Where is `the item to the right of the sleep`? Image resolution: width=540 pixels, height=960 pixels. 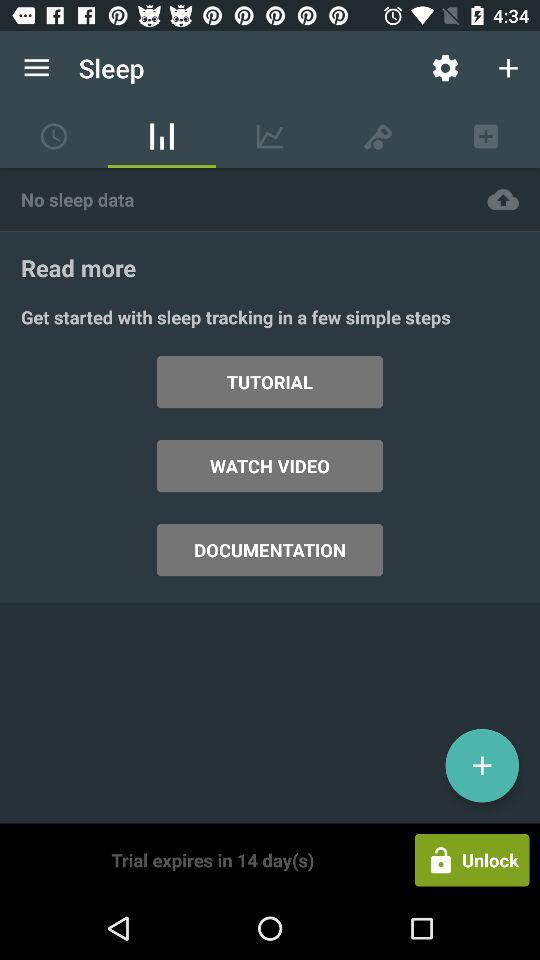
the item to the right of the sleep is located at coordinates (445, 68).